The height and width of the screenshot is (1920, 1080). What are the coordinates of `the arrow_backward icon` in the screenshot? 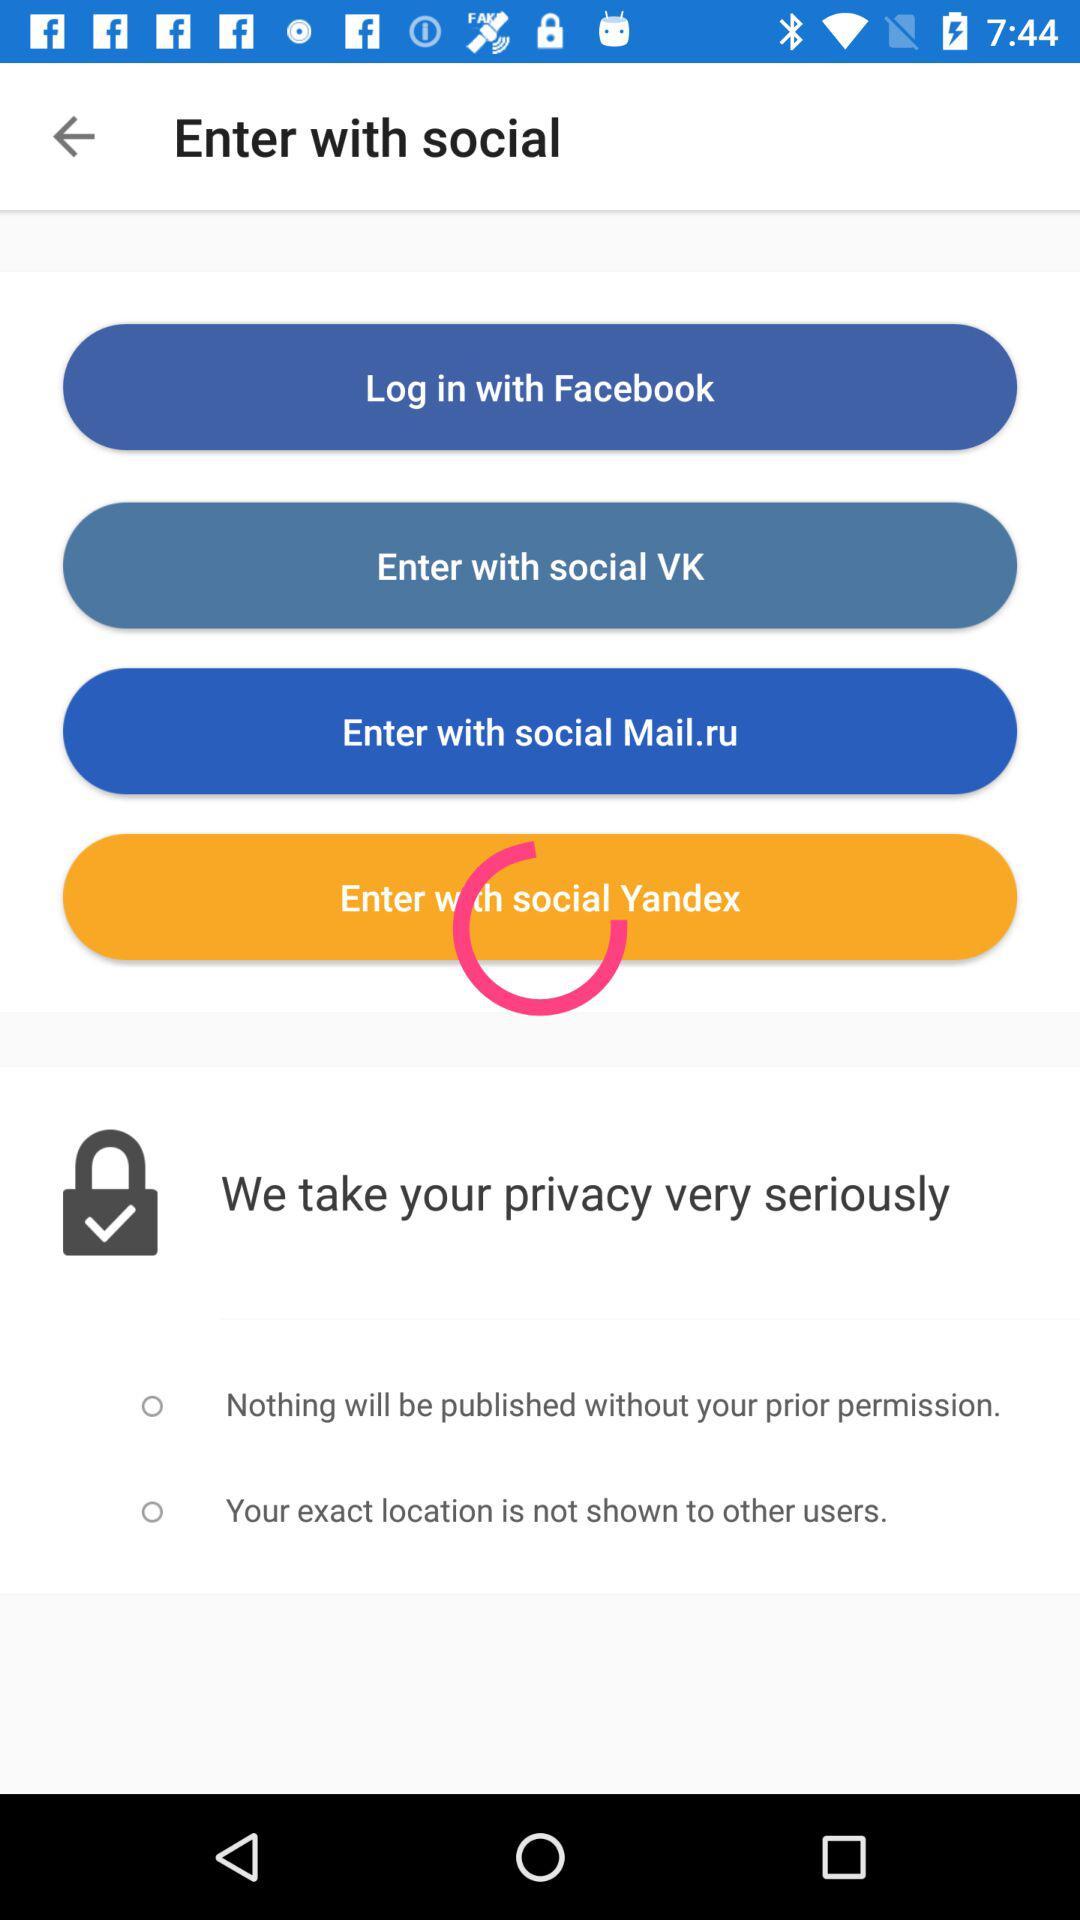 It's located at (72, 135).